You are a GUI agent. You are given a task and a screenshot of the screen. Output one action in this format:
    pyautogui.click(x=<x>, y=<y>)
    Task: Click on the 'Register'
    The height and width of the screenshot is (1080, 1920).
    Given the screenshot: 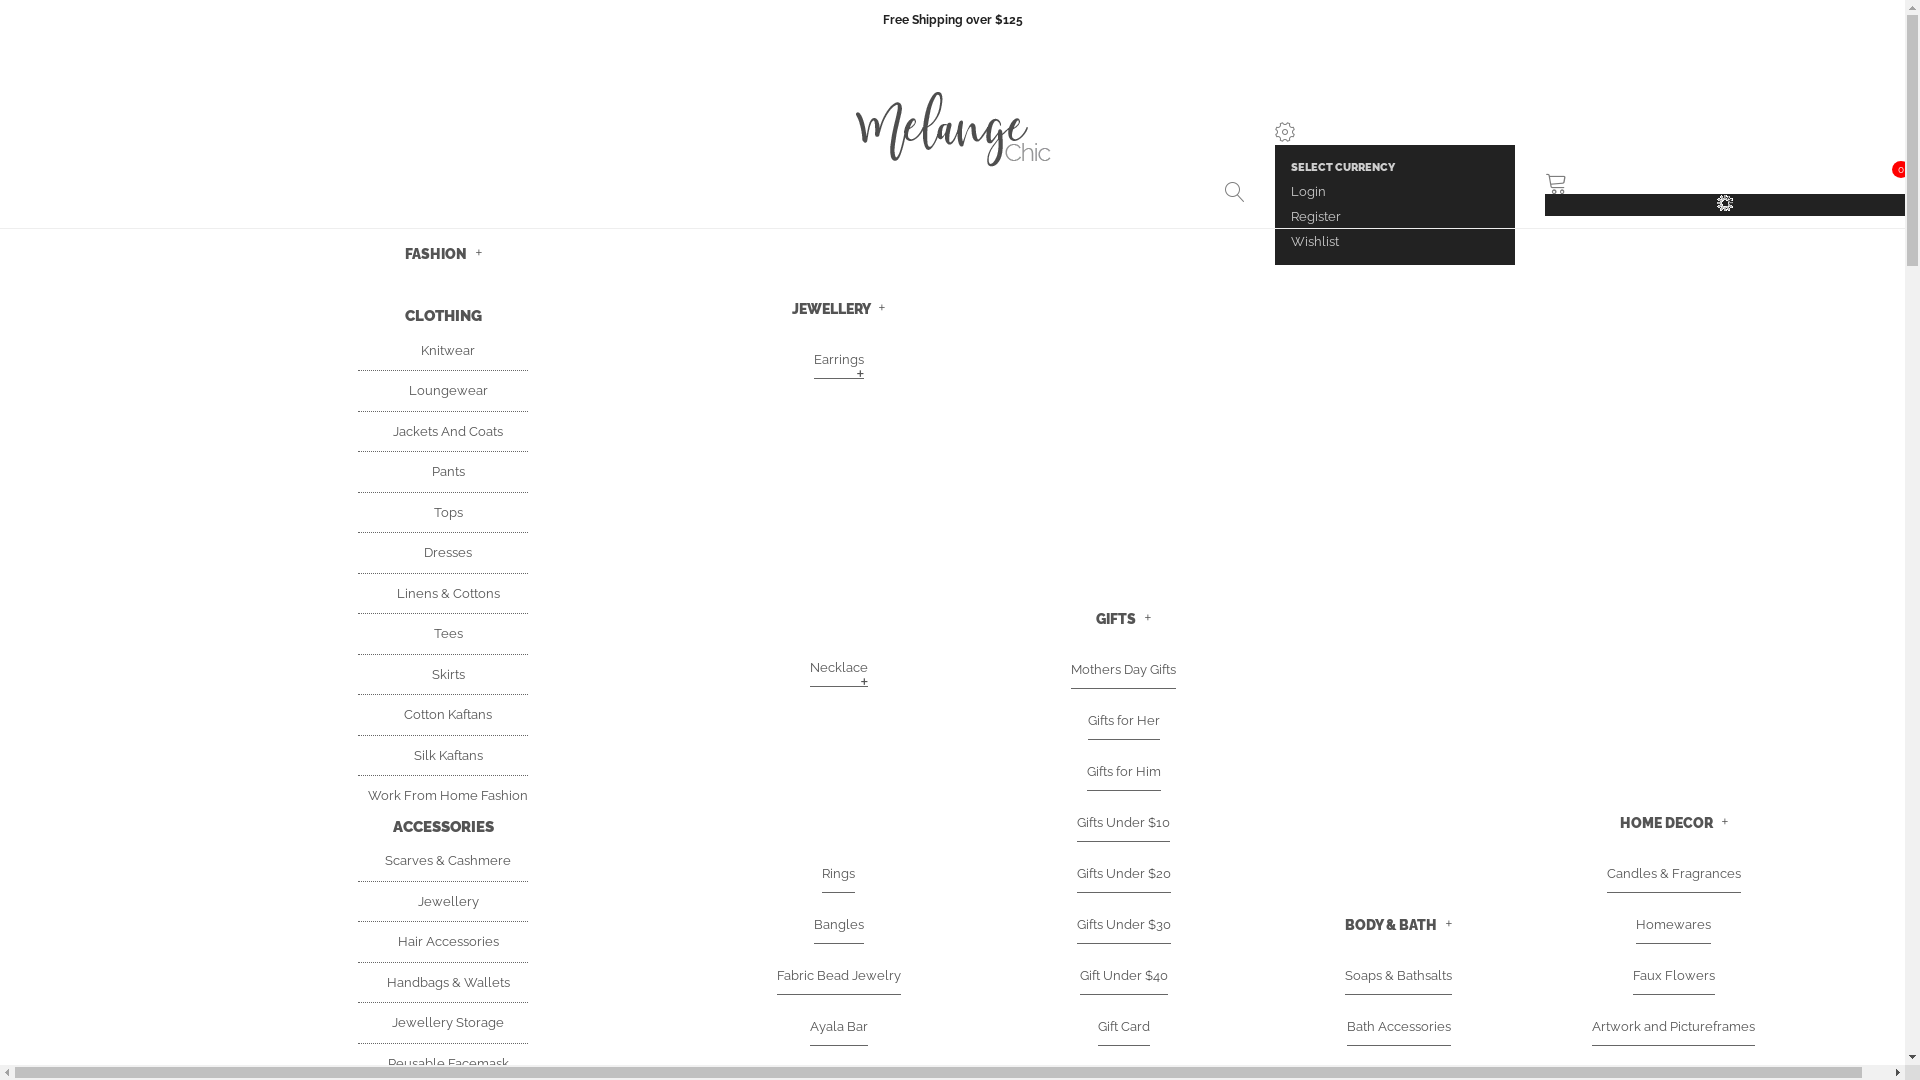 What is the action you would take?
    pyautogui.click(x=1315, y=216)
    